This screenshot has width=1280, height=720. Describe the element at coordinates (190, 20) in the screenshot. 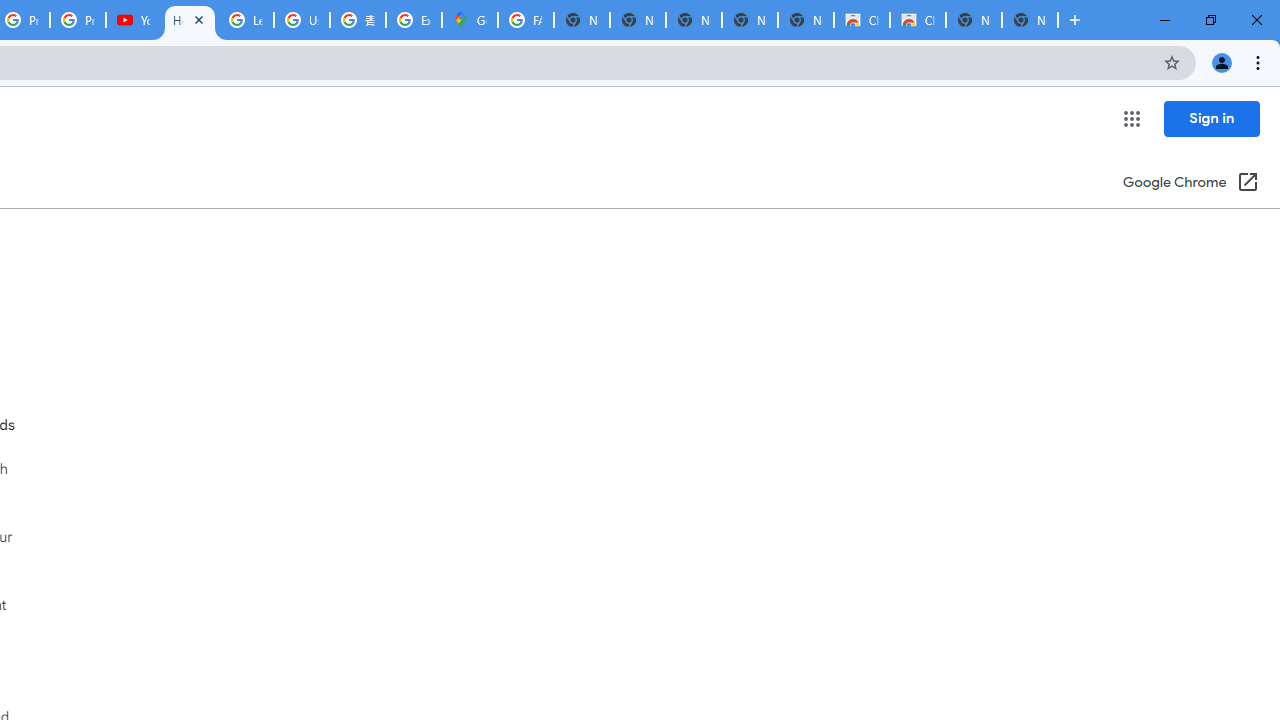

I see `'How Chrome protects your passwords - Google Chrome Help'` at that location.